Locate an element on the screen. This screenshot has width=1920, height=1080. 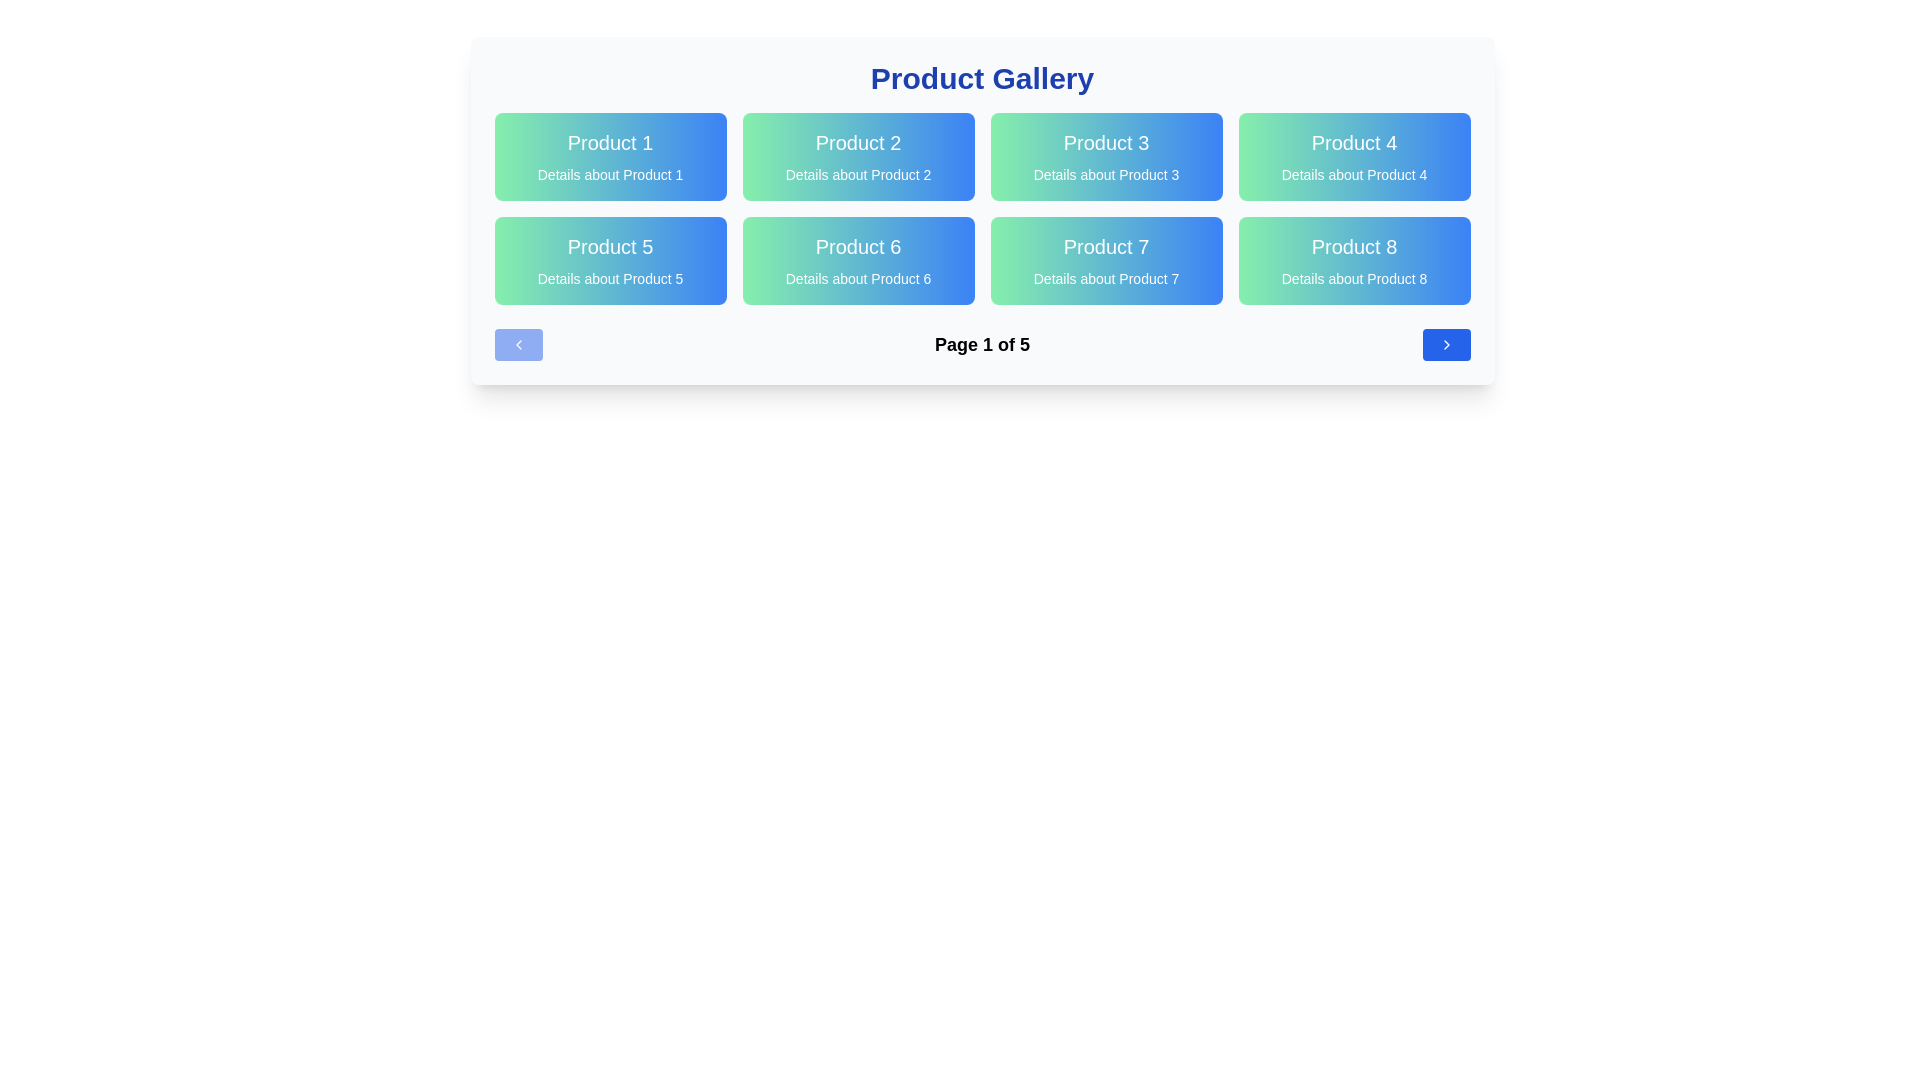
the text label providing details about 'Product 7', located at the bottom of the product card in the second row, third column of the grid layout is located at coordinates (1105, 278).